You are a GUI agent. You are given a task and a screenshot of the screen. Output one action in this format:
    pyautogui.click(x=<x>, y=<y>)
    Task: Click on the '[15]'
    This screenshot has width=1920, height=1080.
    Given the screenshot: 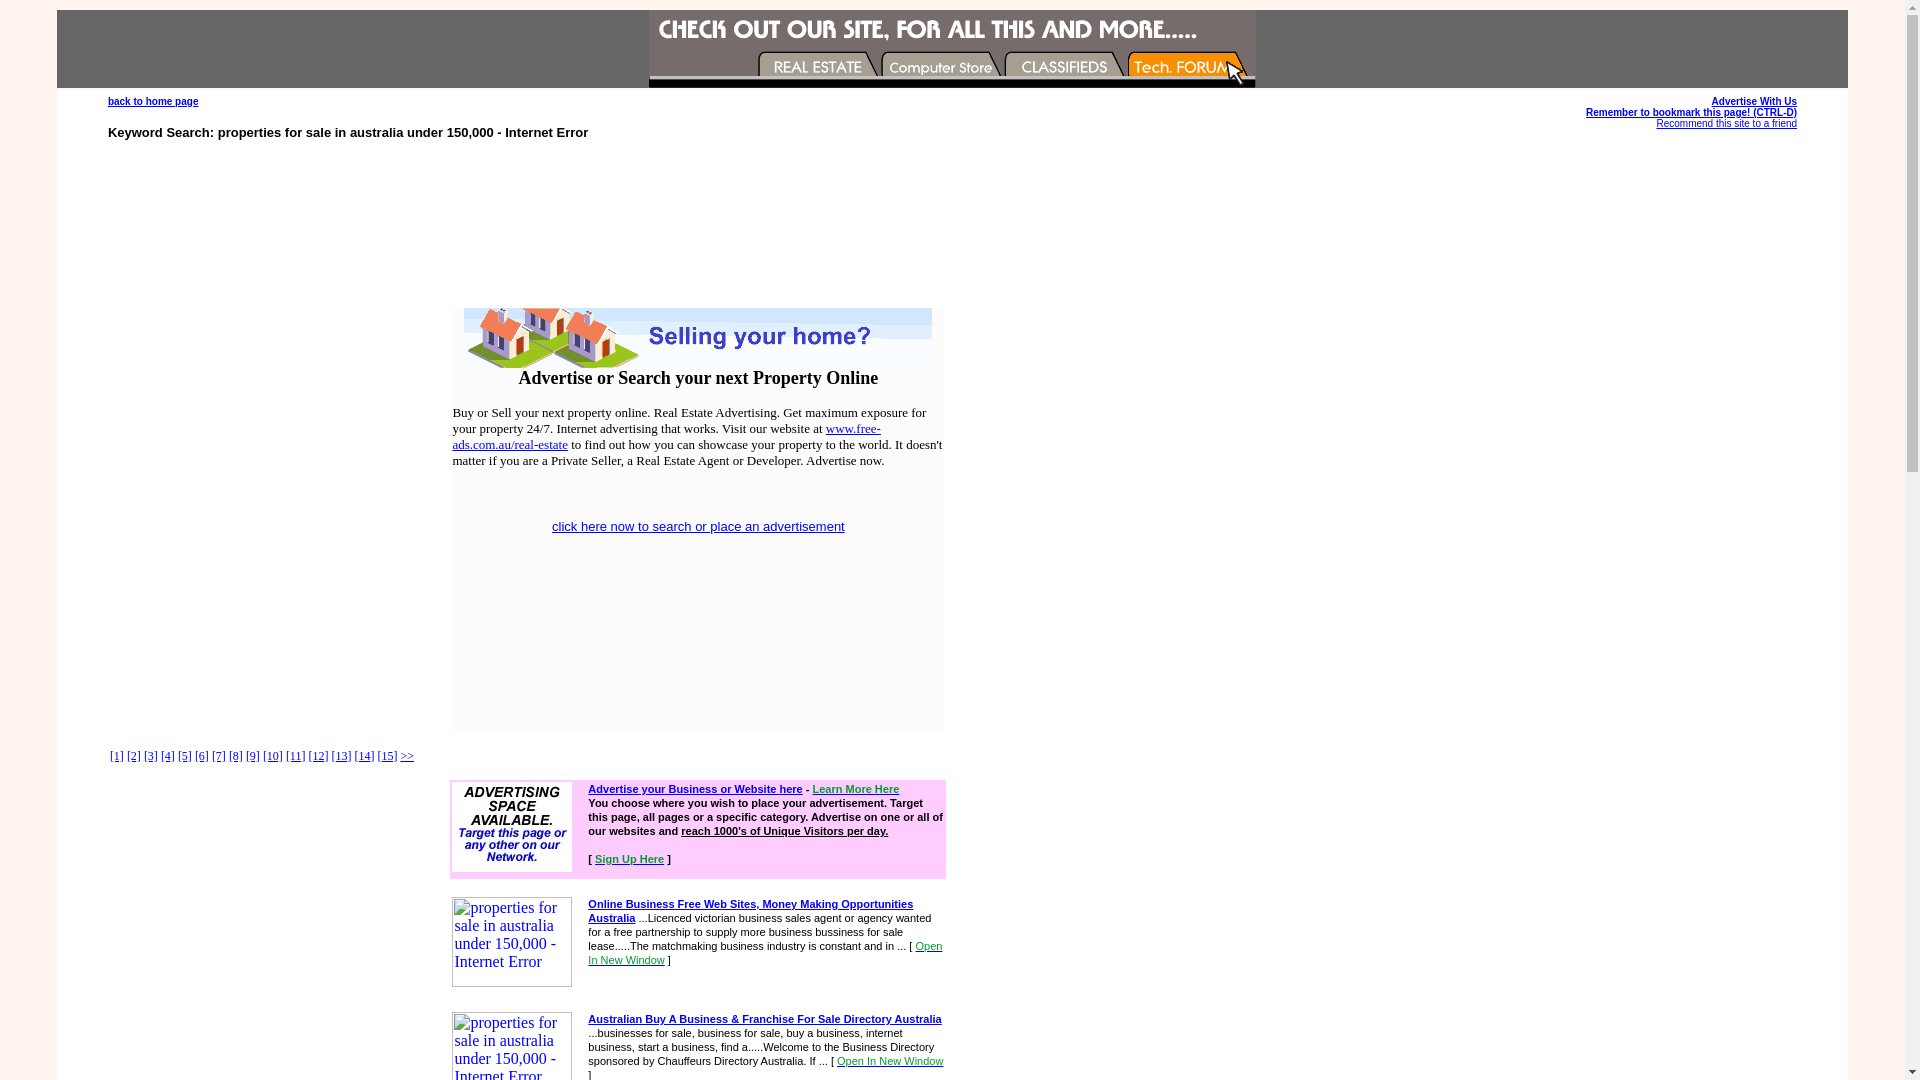 What is the action you would take?
    pyautogui.click(x=377, y=756)
    